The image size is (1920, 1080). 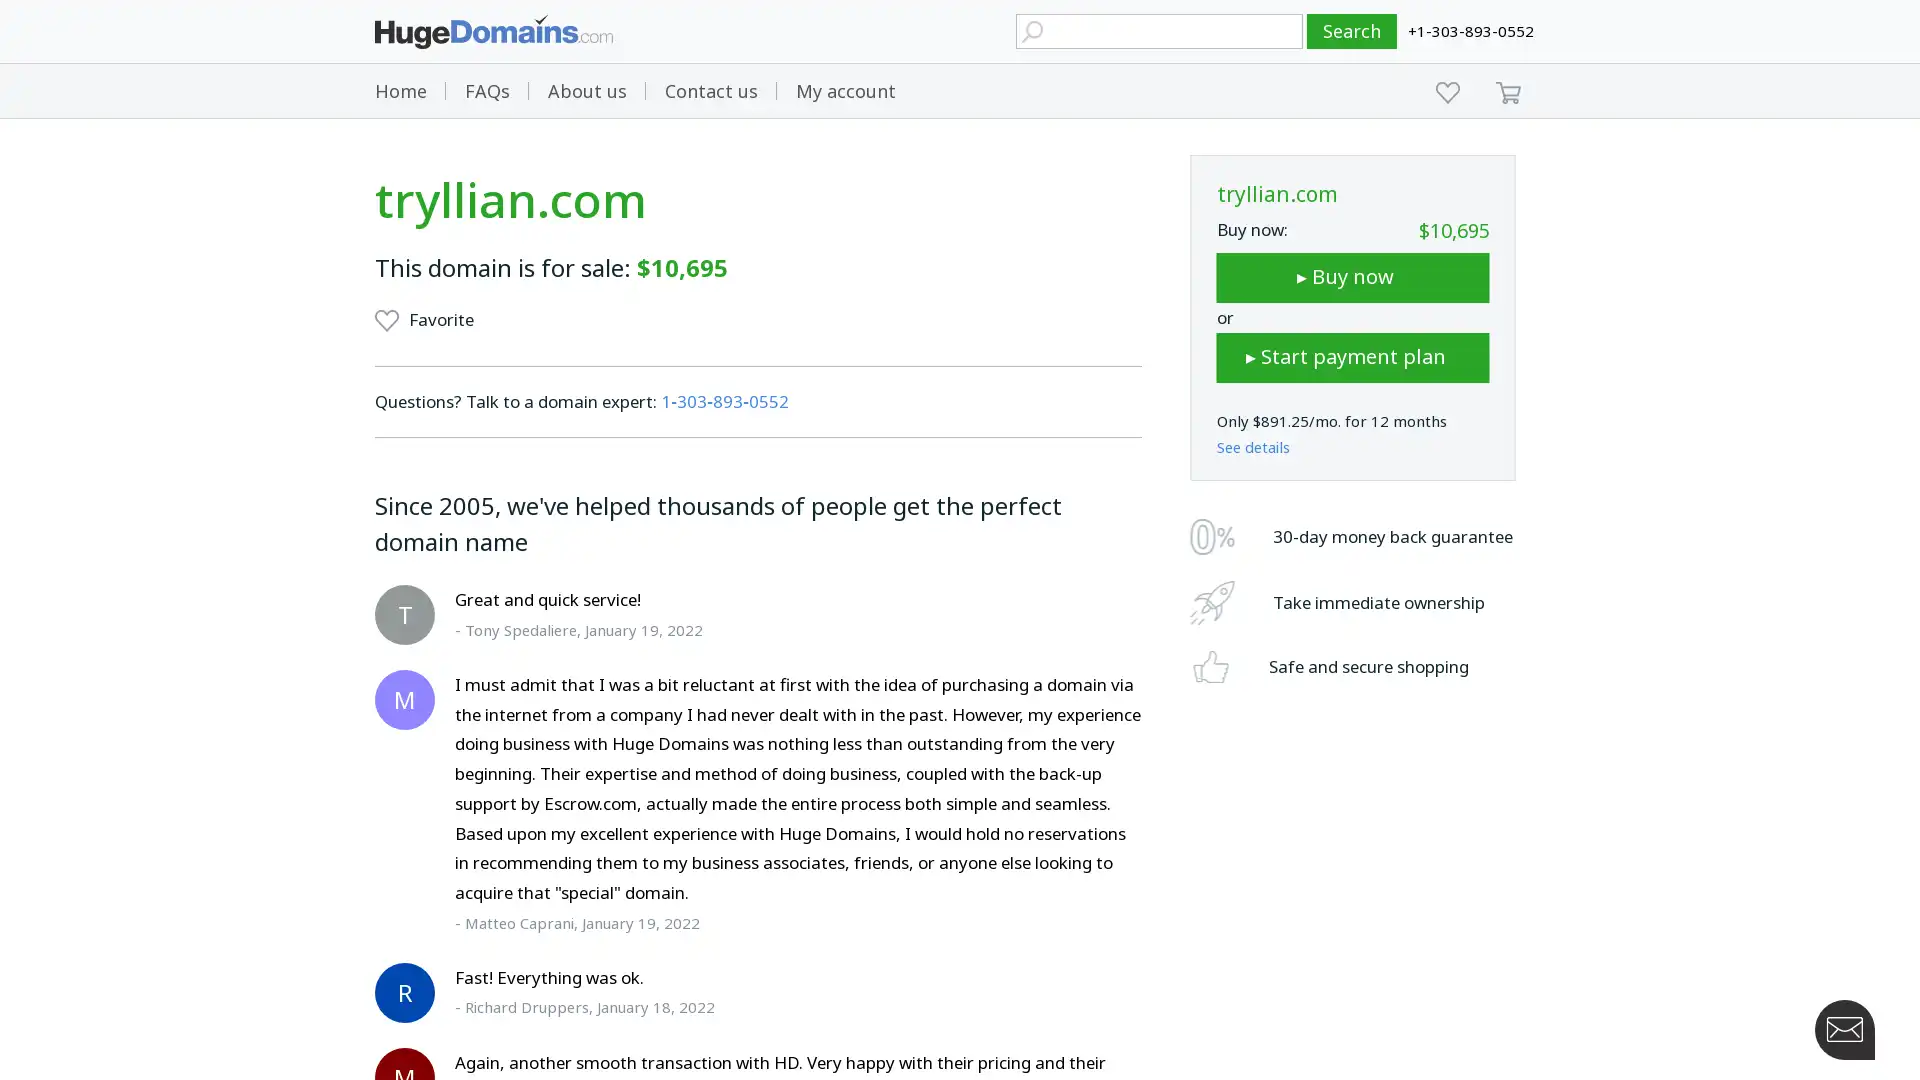 I want to click on Search, so click(x=1352, y=31).